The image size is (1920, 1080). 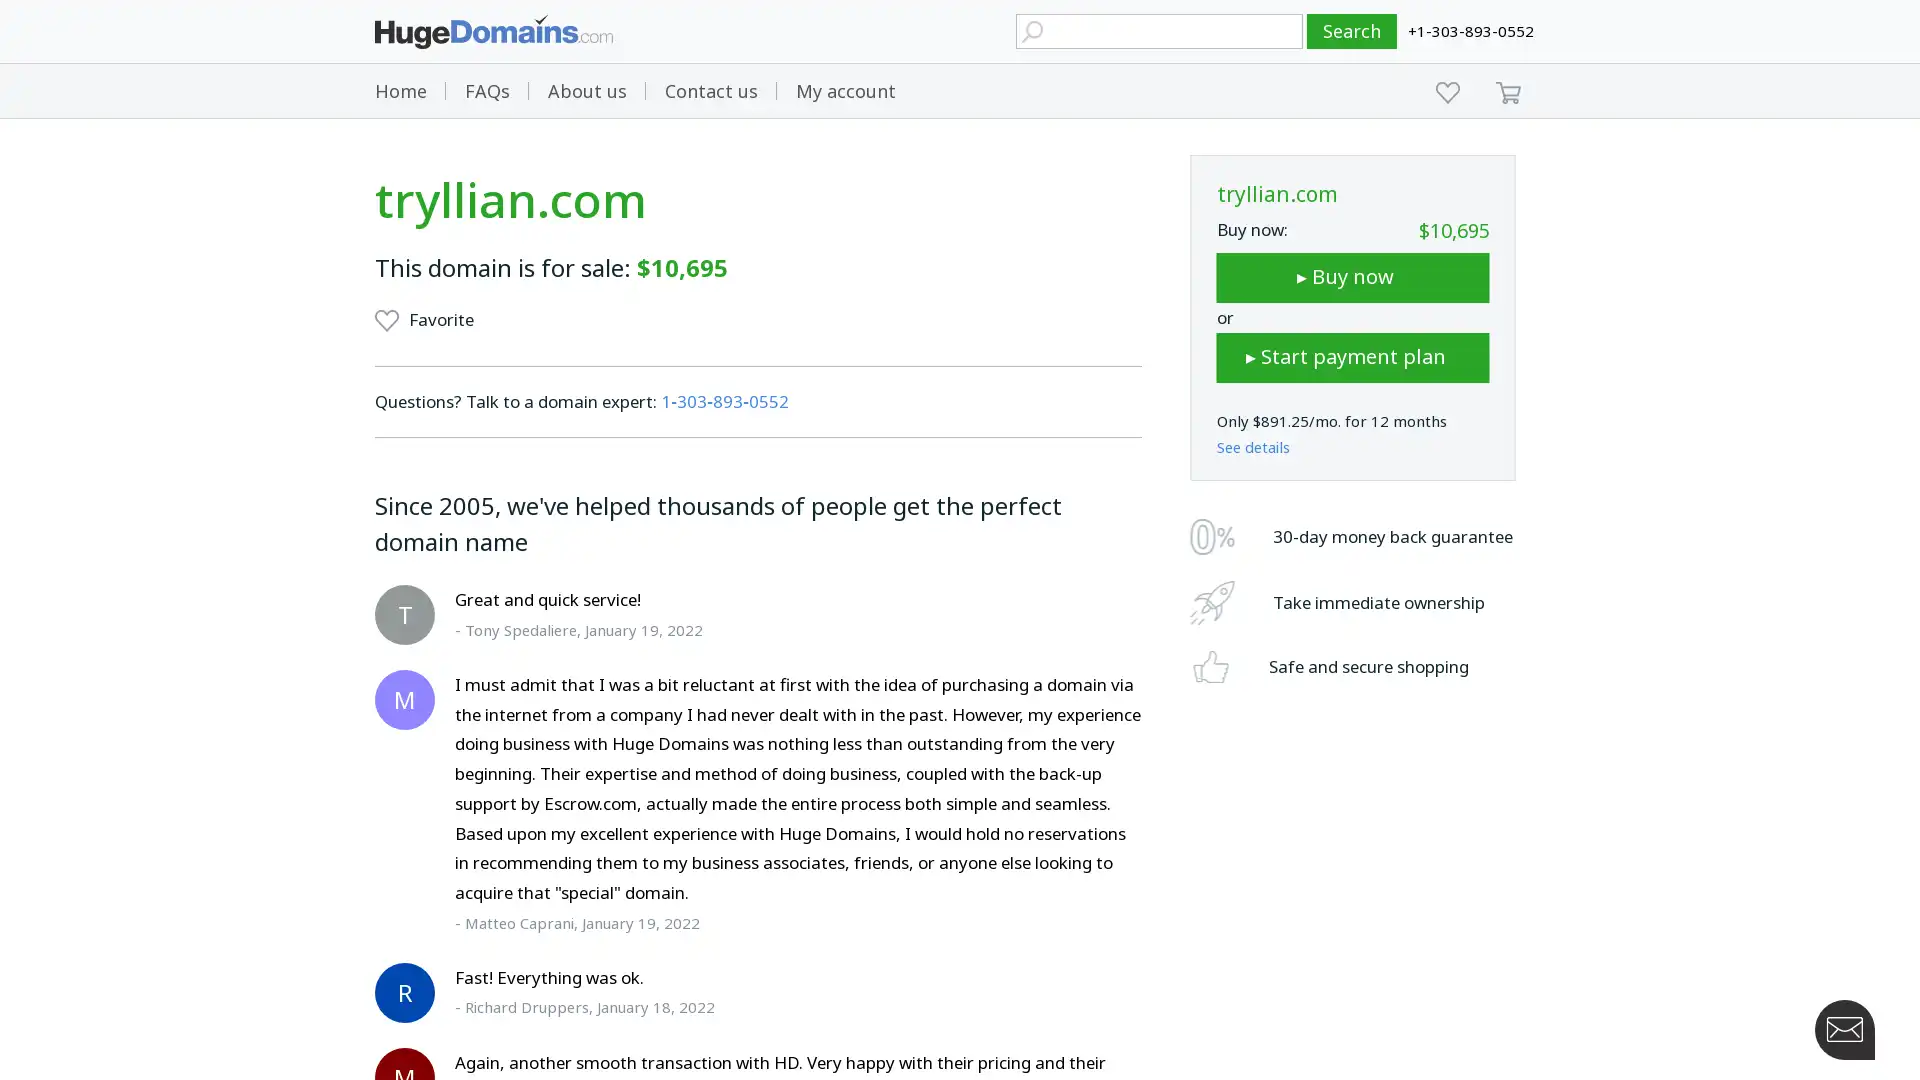 I want to click on Search, so click(x=1352, y=31).